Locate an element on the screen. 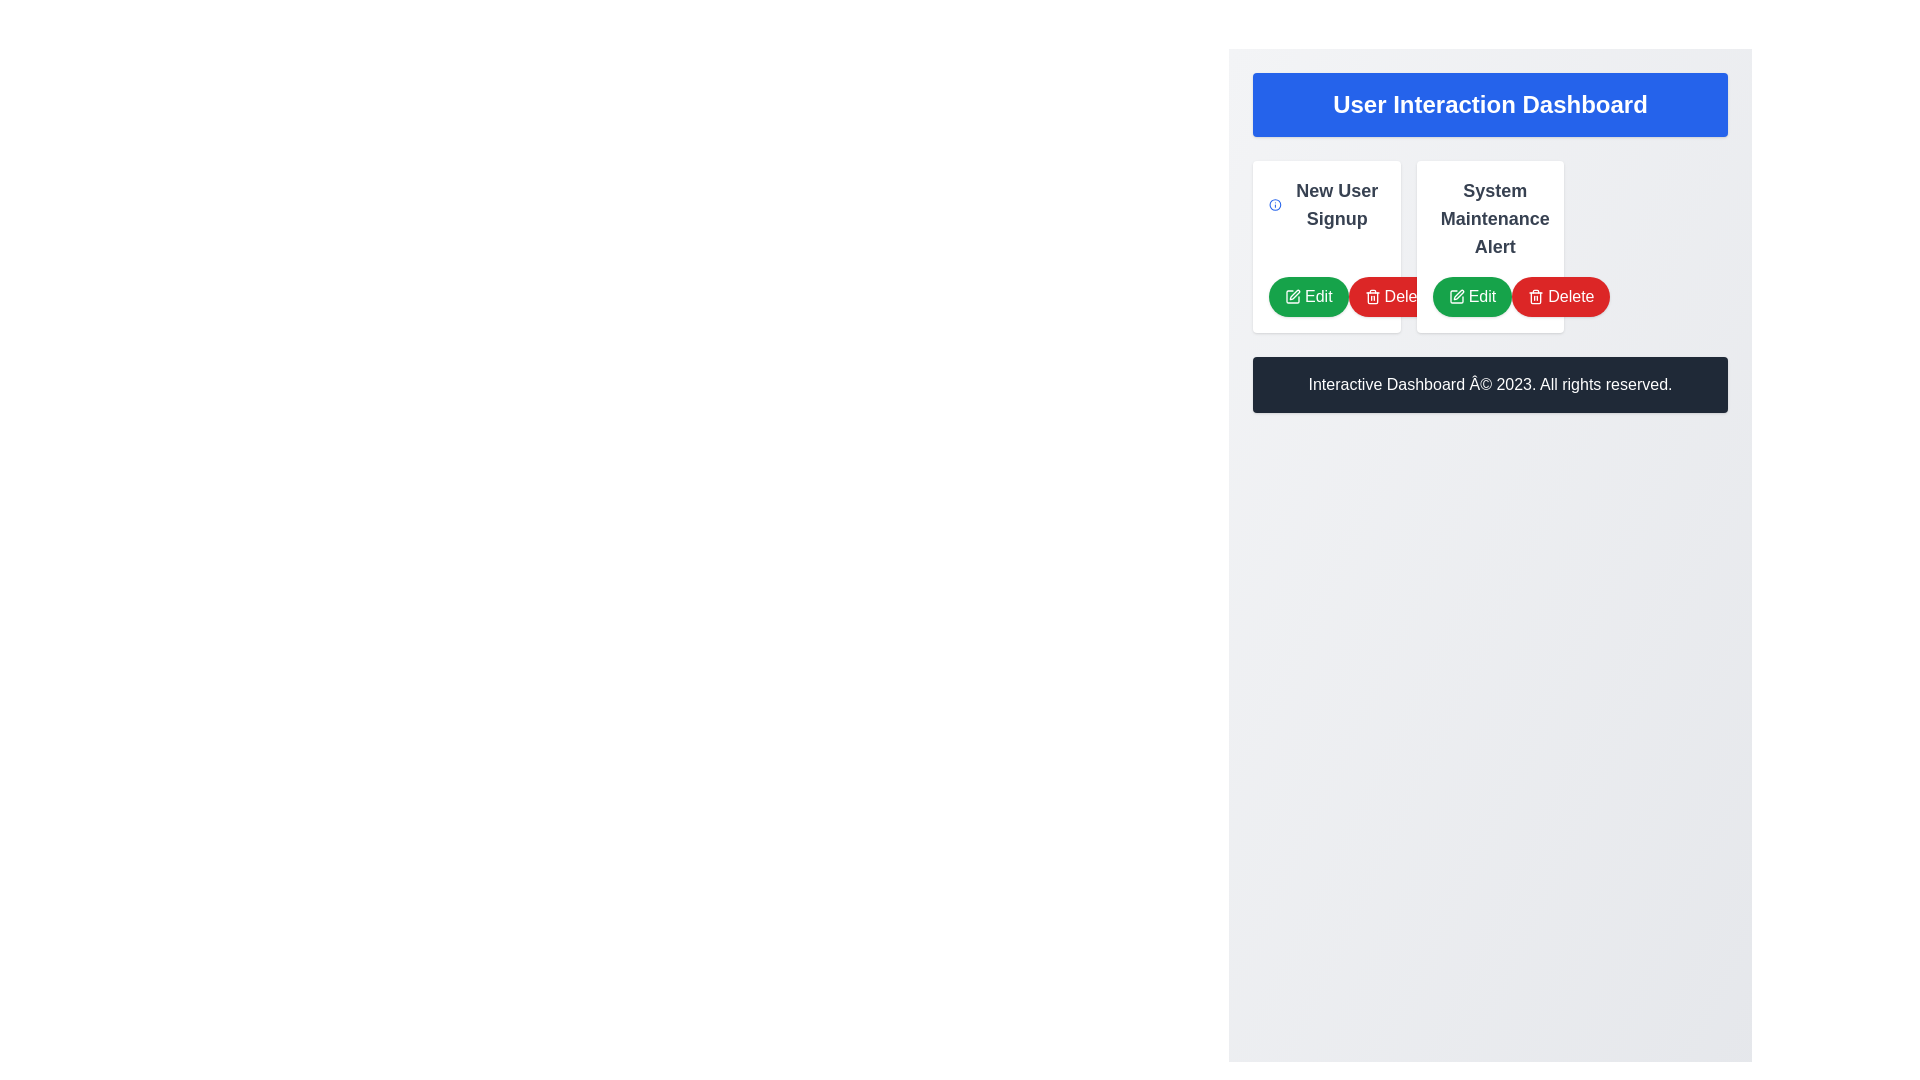  the delete icon located at the bottom-right of the 'New User Signup' card, just to the left of the 'Edit' button is located at coordinates (1371, 297).